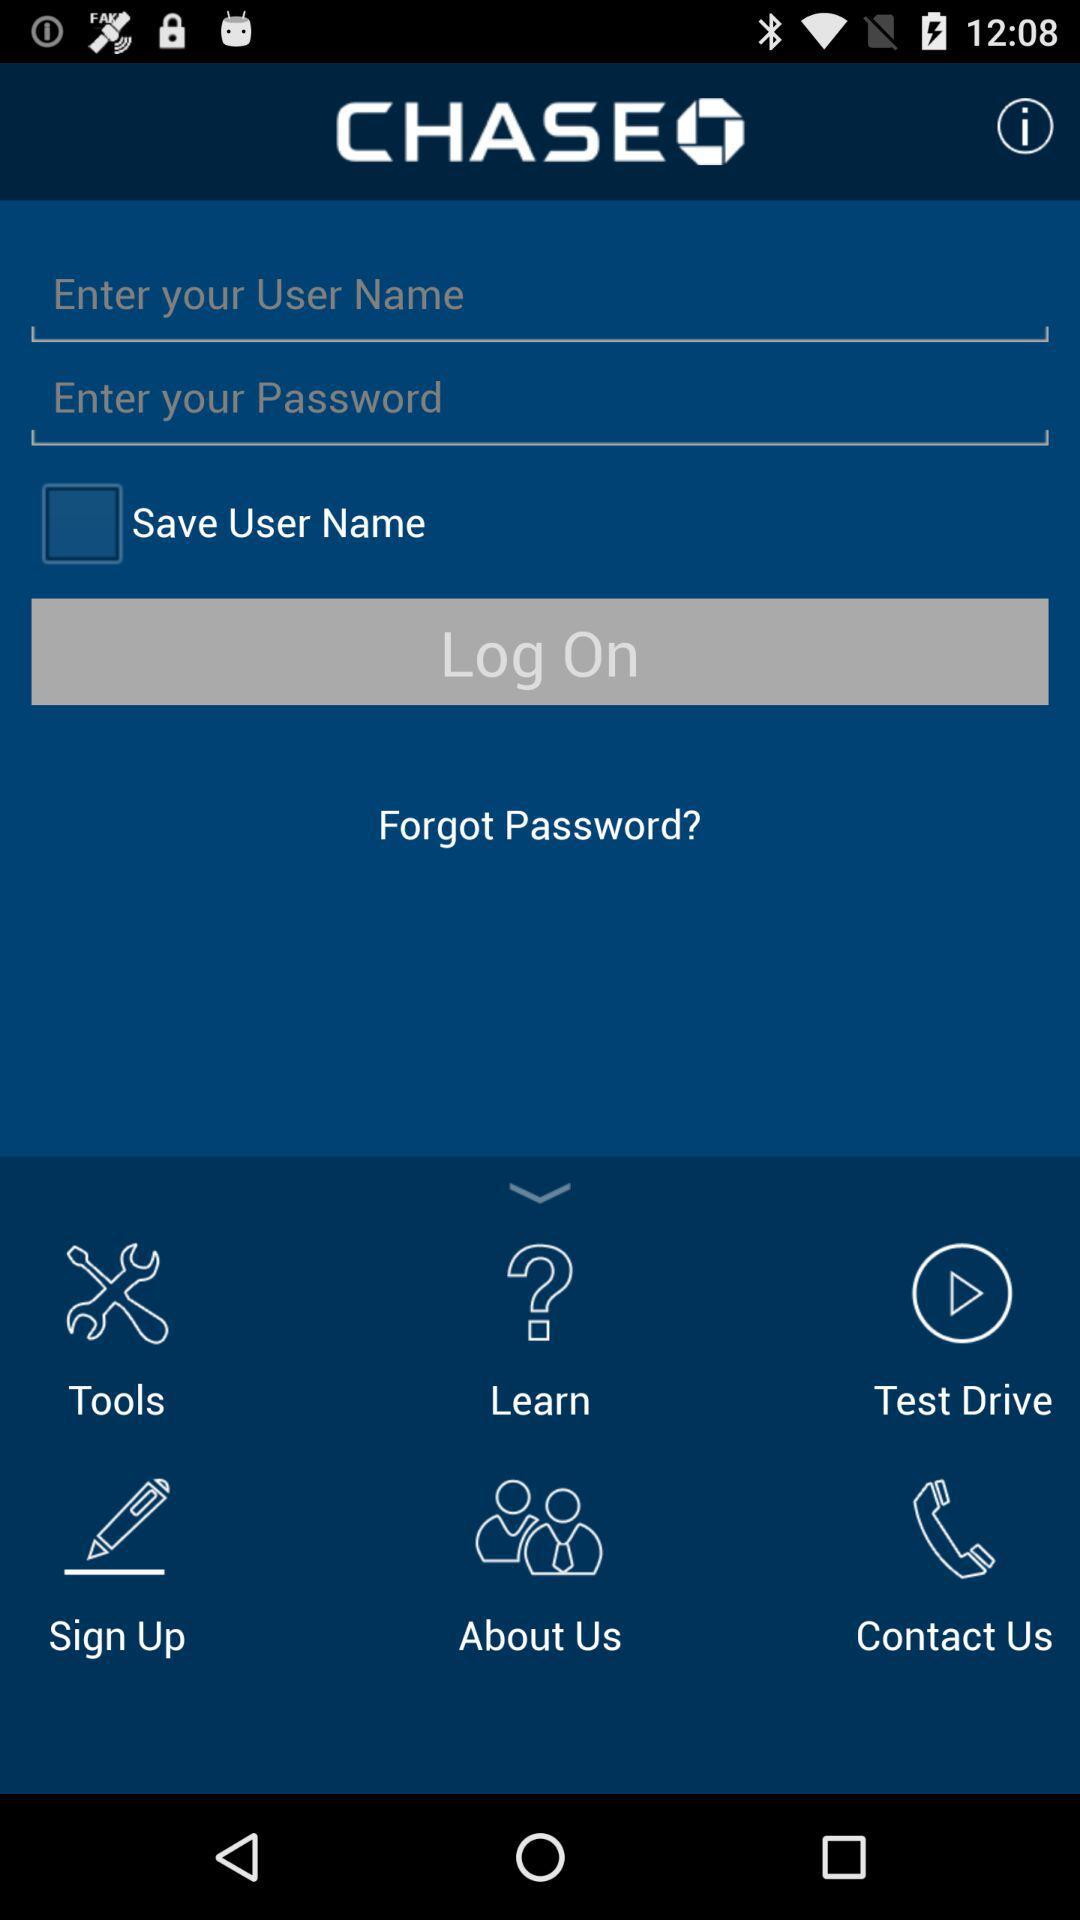  I want to click on the item next to the test drive, so click(540, 1327).